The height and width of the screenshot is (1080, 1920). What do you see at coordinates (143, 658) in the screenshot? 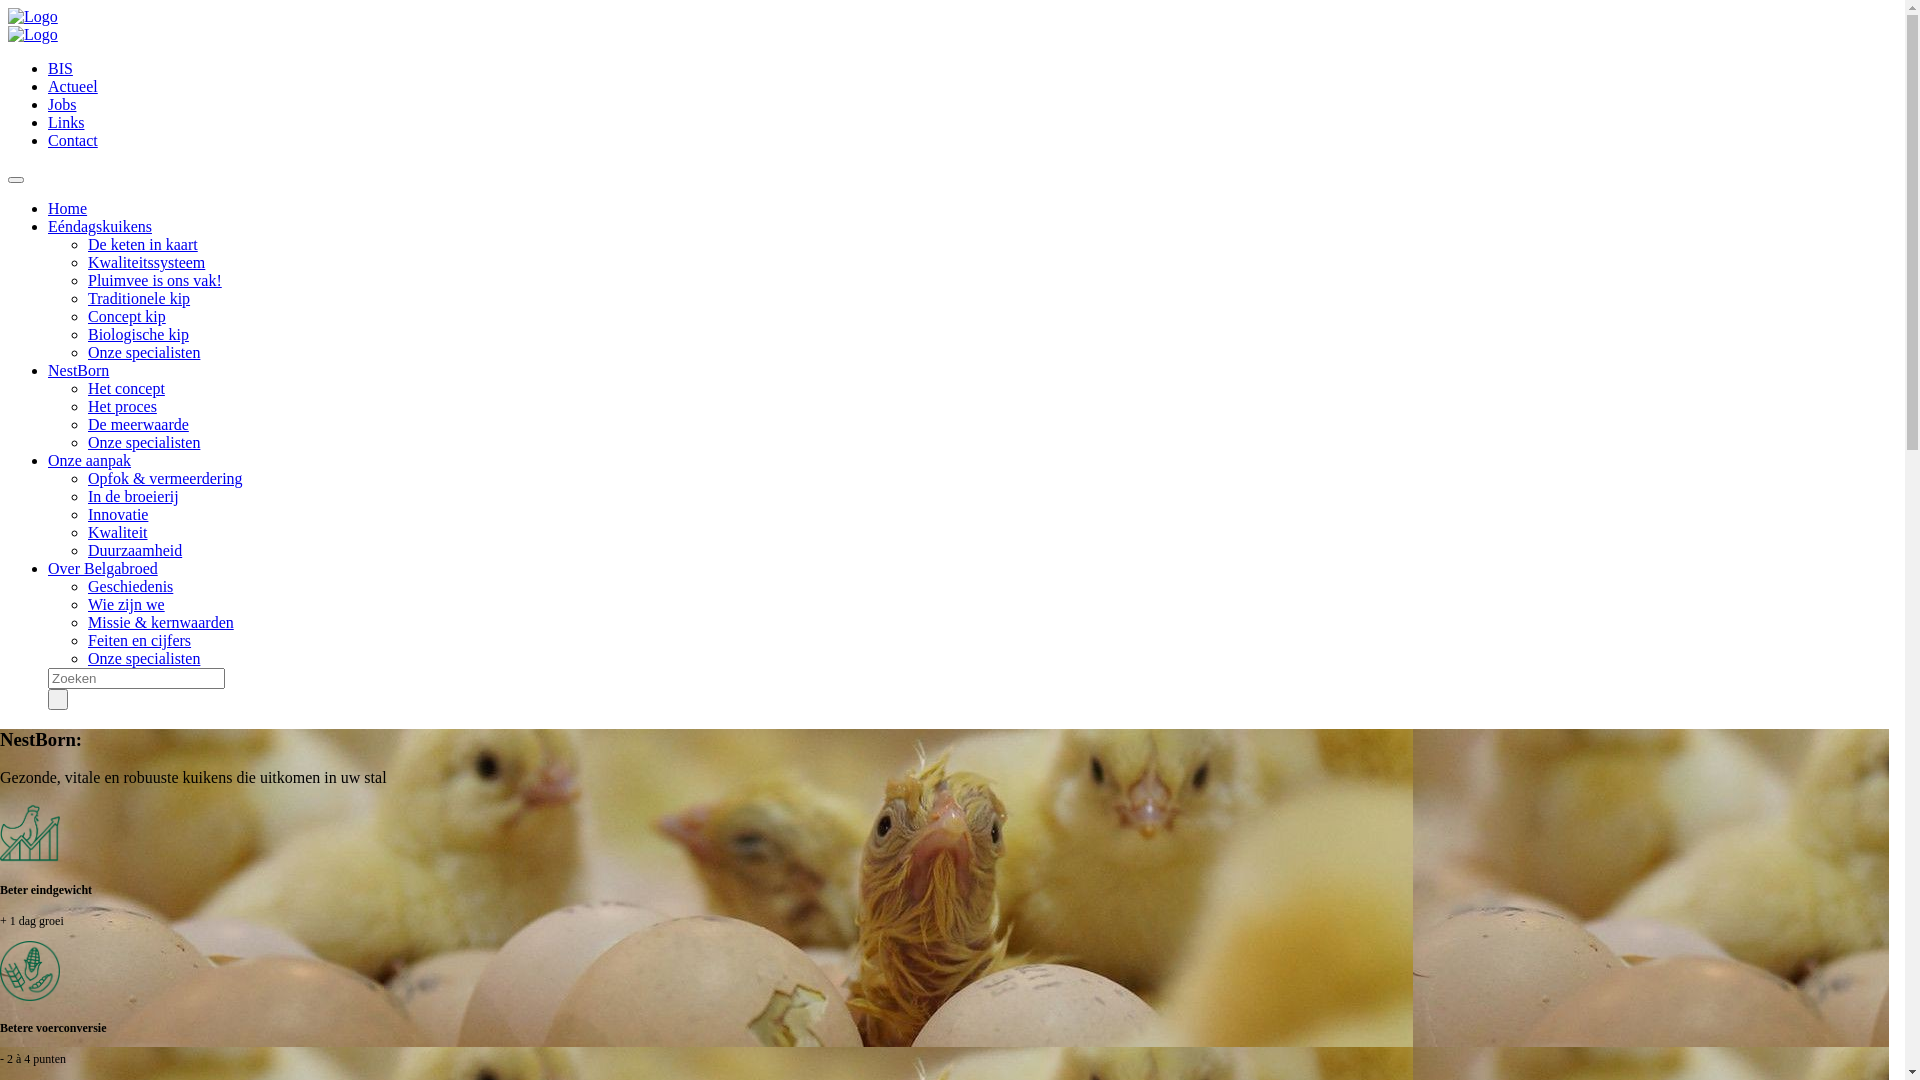
I see `'Onze specialisten'` at bounding box center [143, 658].